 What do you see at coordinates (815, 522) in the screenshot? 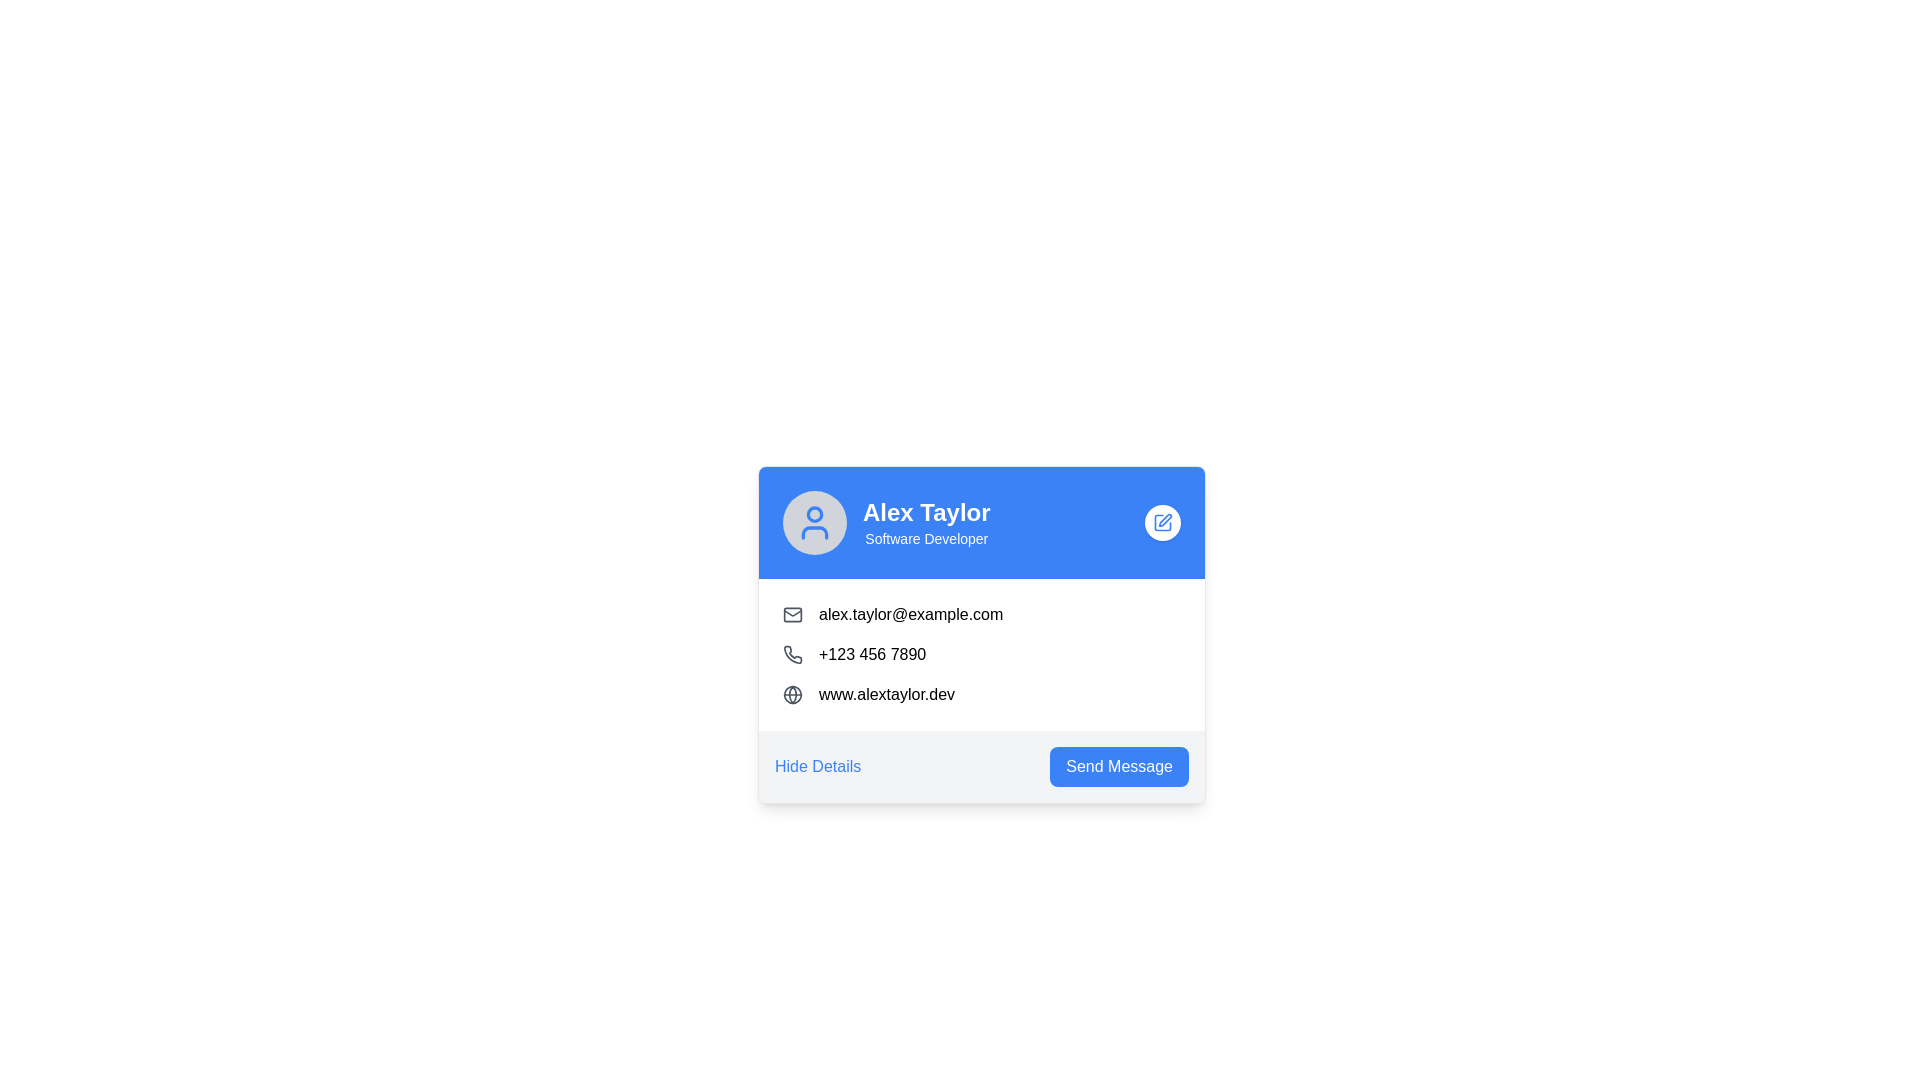
I see `the user profile icon, which is a circular icon with a light blue foreground image representing a person, centered within a gray background on the profile card` at bounding box center [815, 522].